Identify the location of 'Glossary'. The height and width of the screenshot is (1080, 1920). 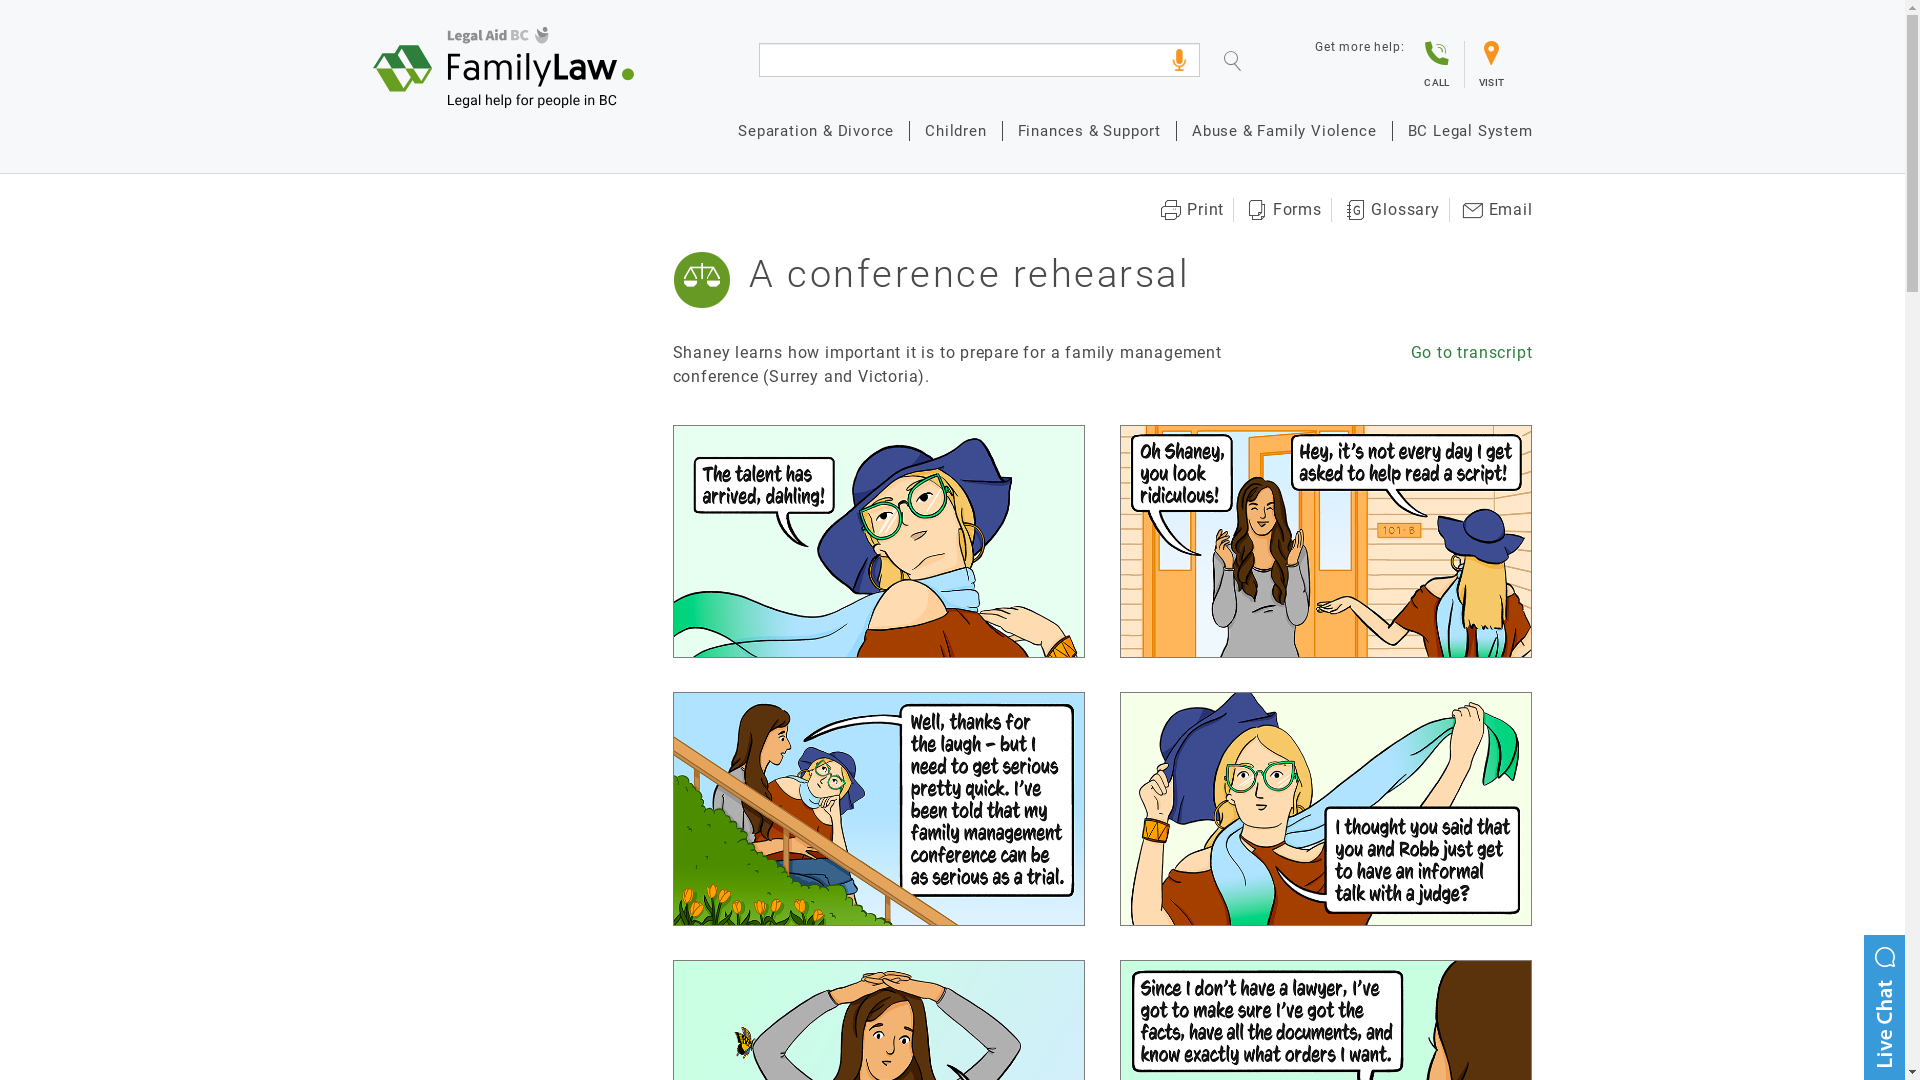
(1391, 209).